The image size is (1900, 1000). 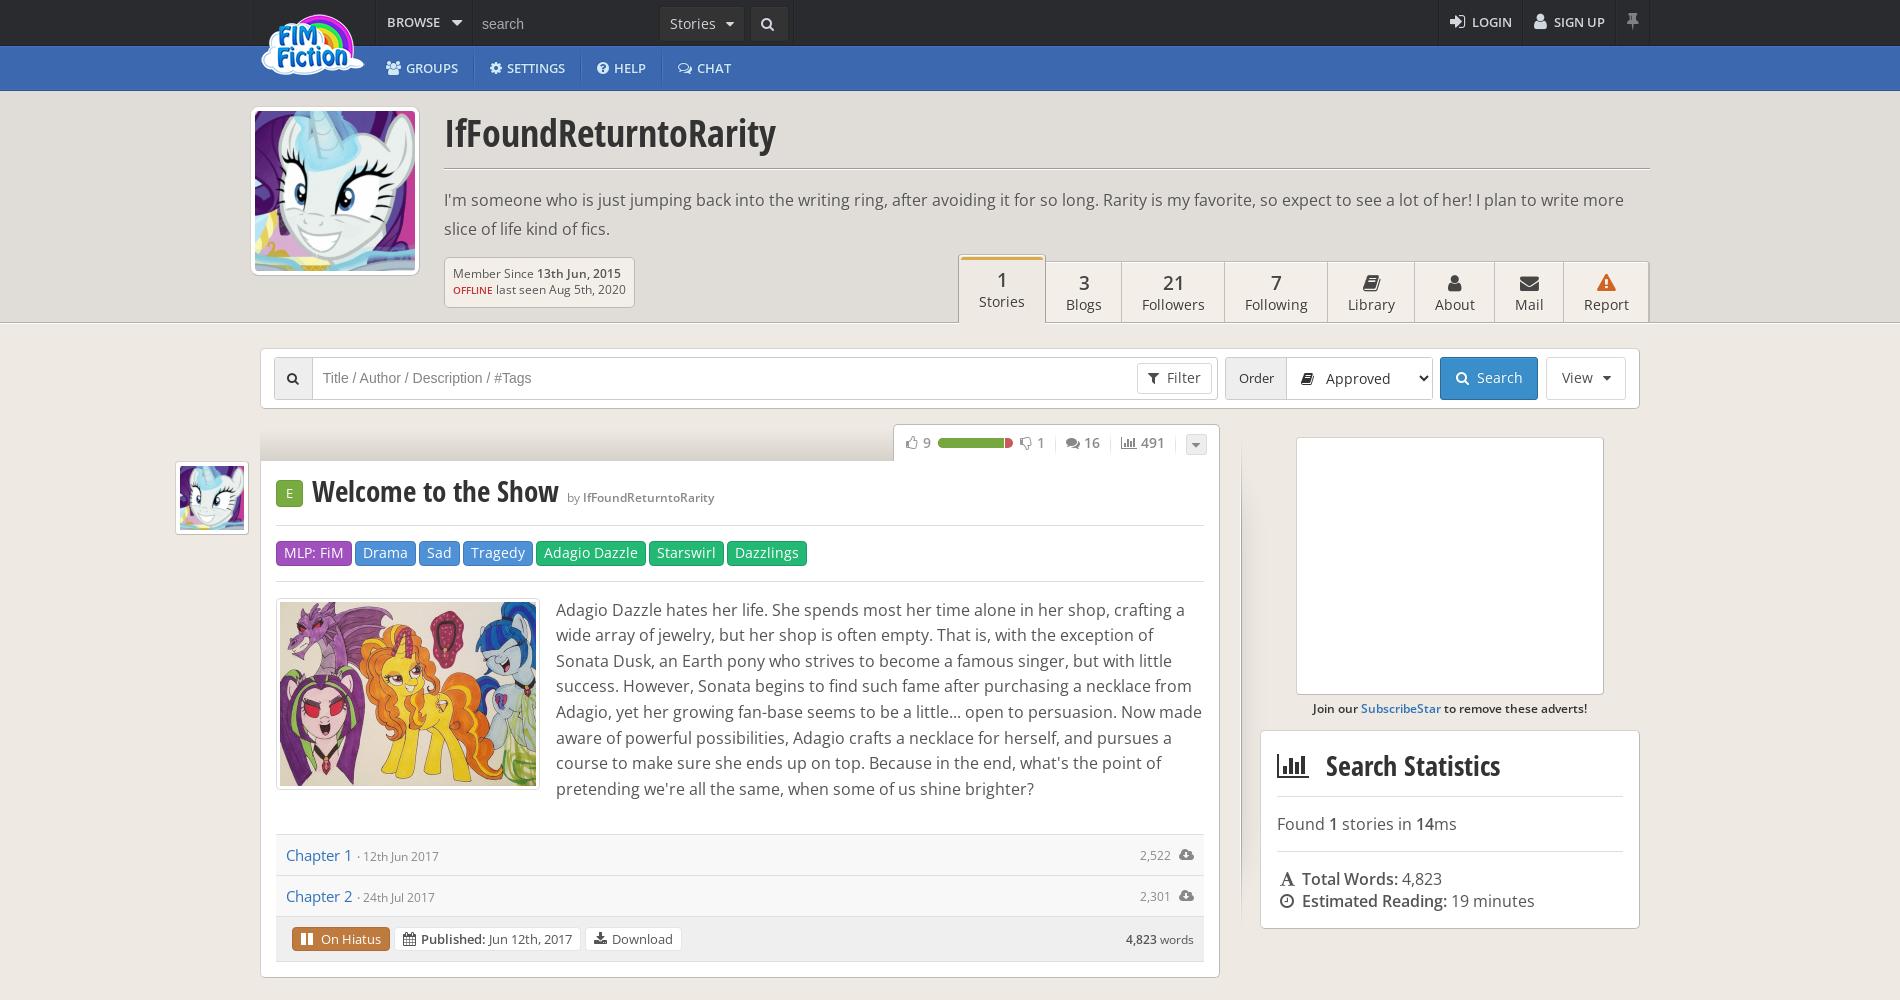 What do you see at coordinates (470, 552) in the screenshot?
I see `'Tragedy'` at bounding box center [470, 552].